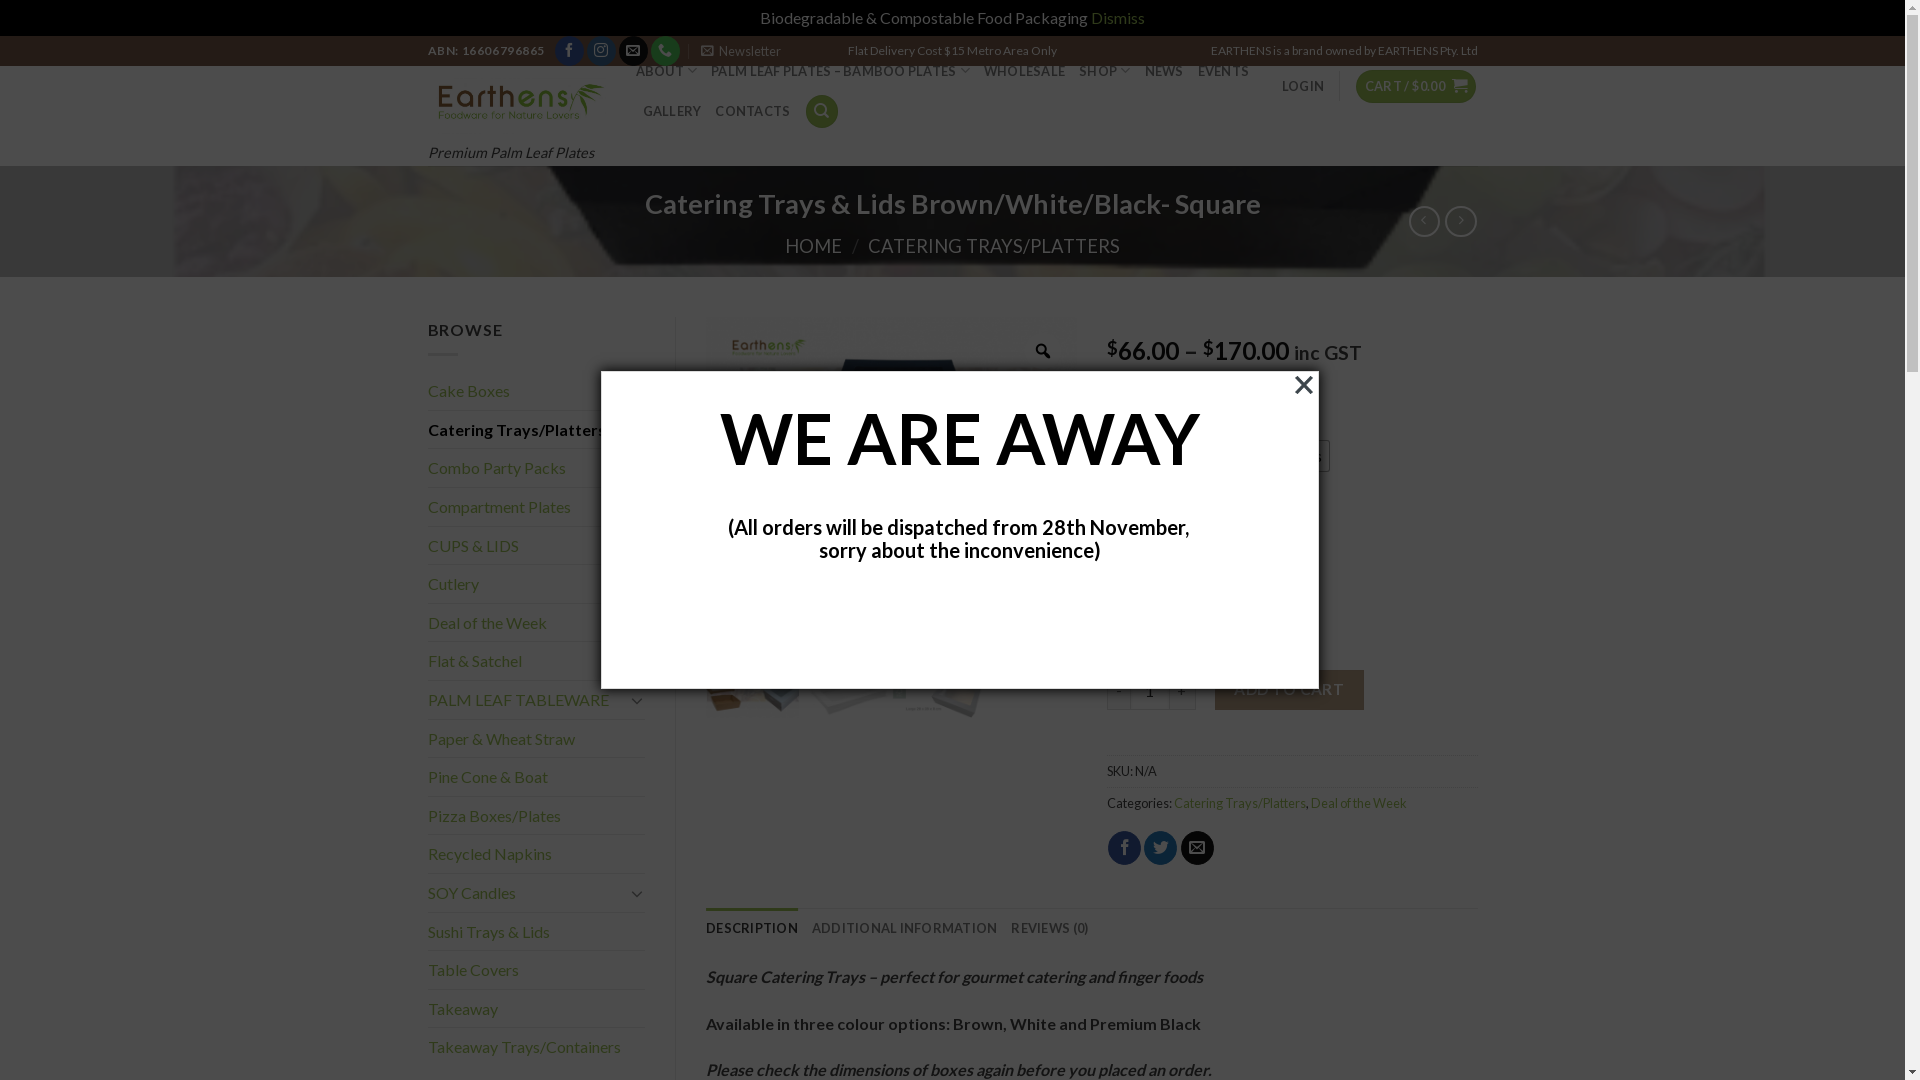 This screenshot has height=1080, width=1920. I want to click on 'CART / $0.00', so click(1415, 85).